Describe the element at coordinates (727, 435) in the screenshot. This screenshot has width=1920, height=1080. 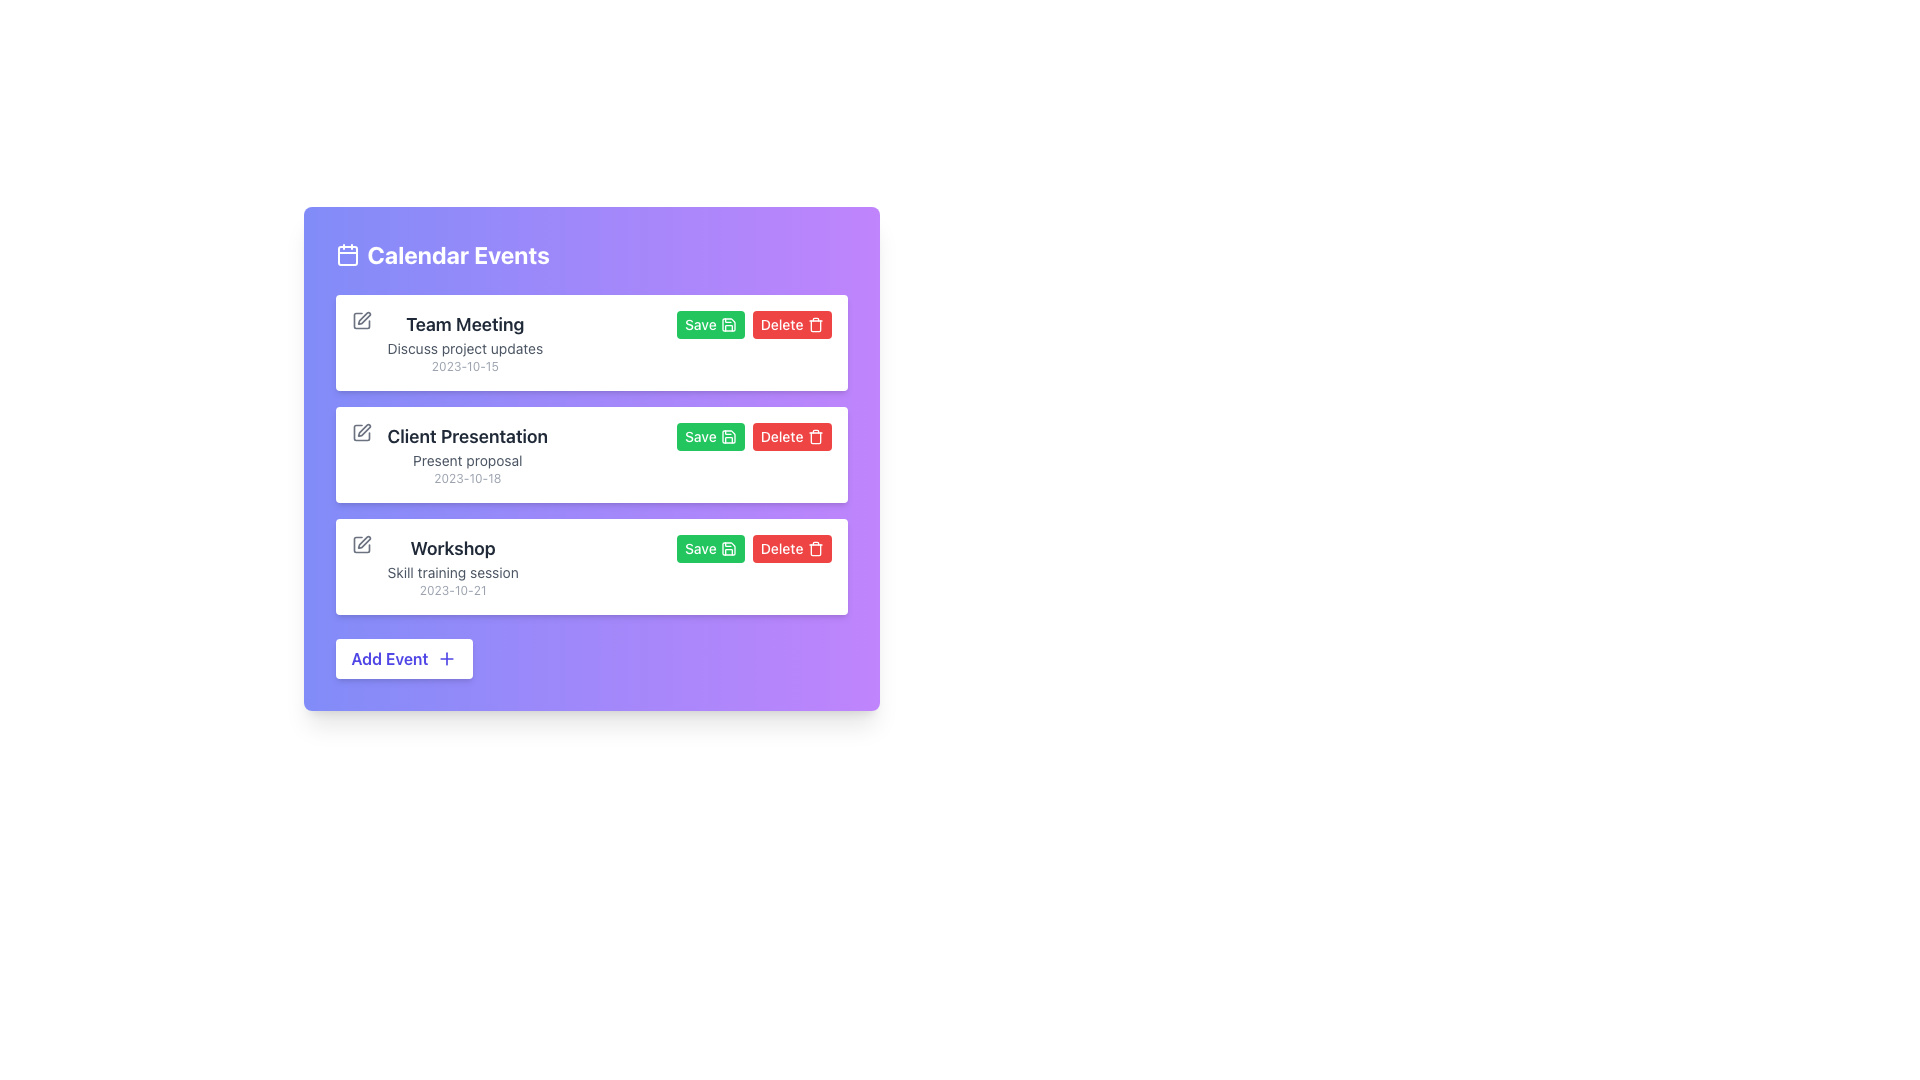
I see `the save icon located inside the green 'Save' button in the second row of the event list` at that location.